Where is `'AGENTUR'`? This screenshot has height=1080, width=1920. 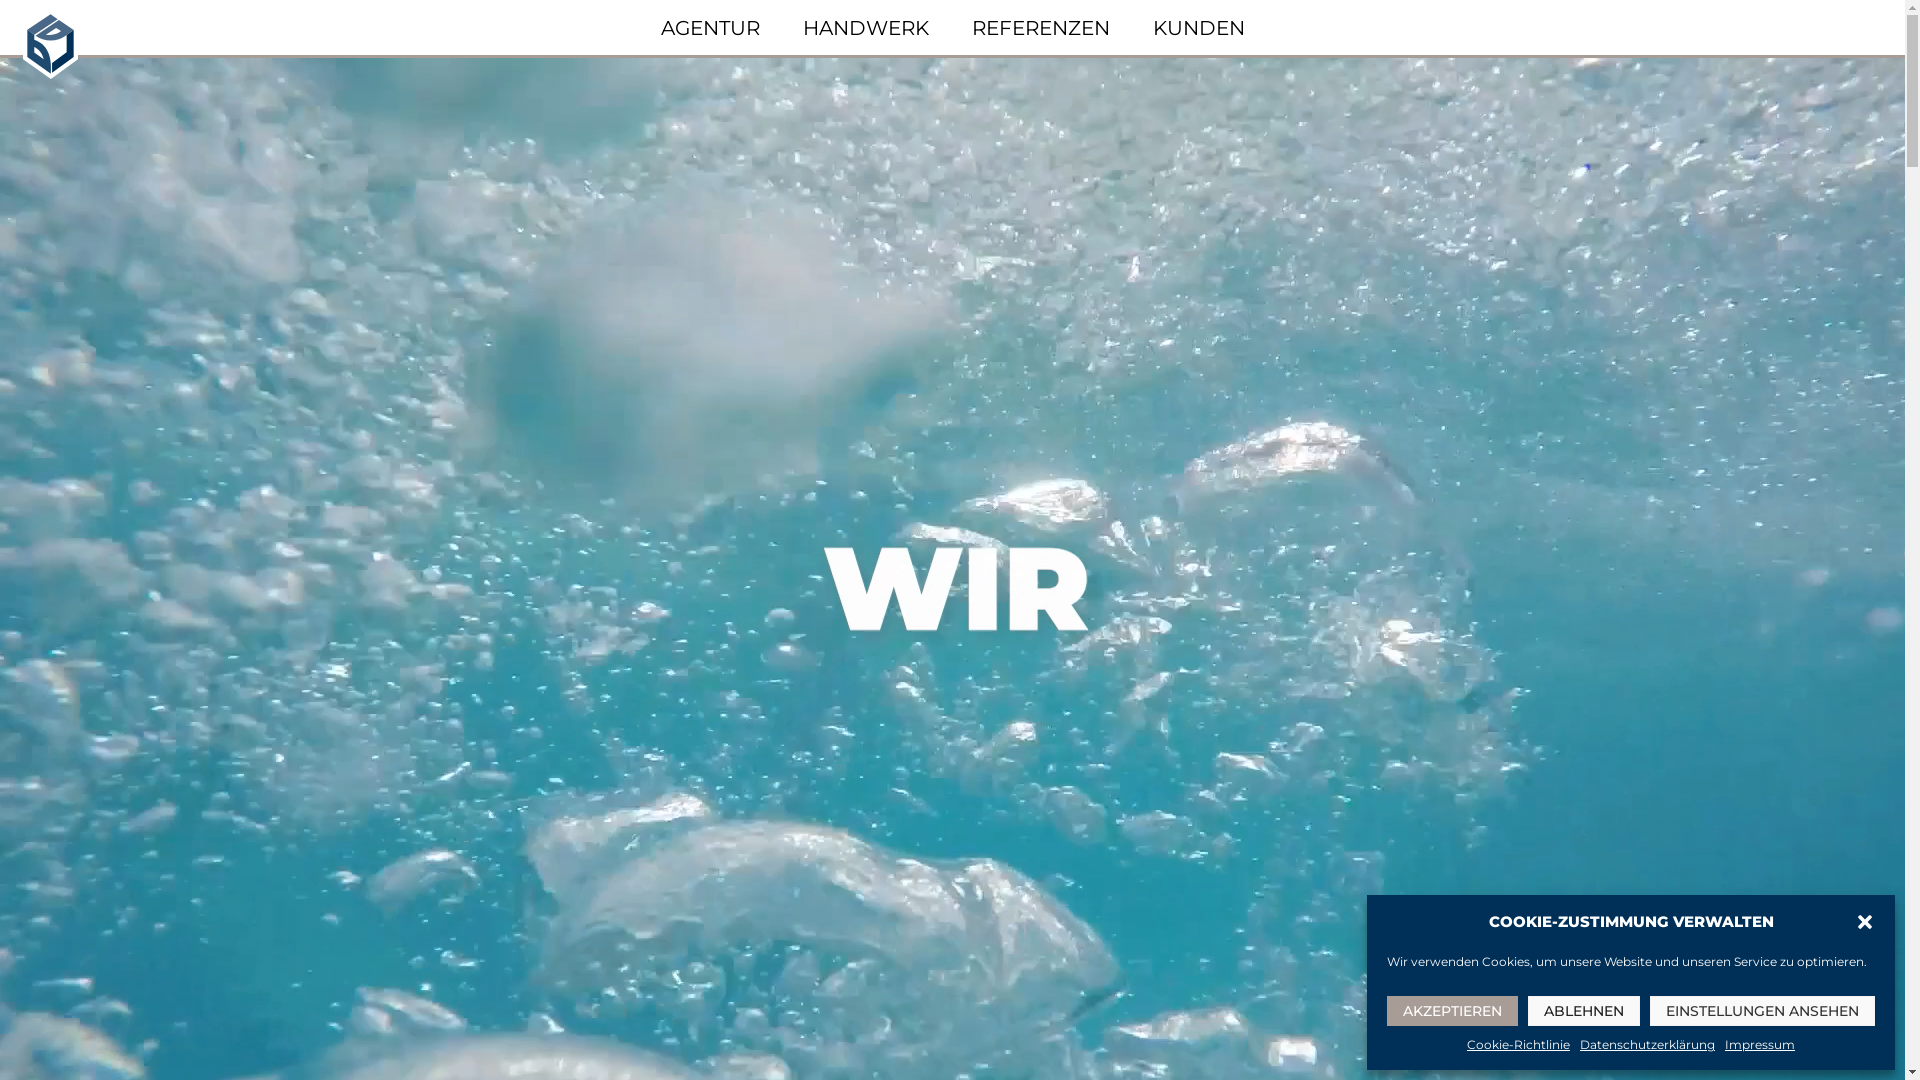
'AGENTUR' is located at coordinates (660, 27).